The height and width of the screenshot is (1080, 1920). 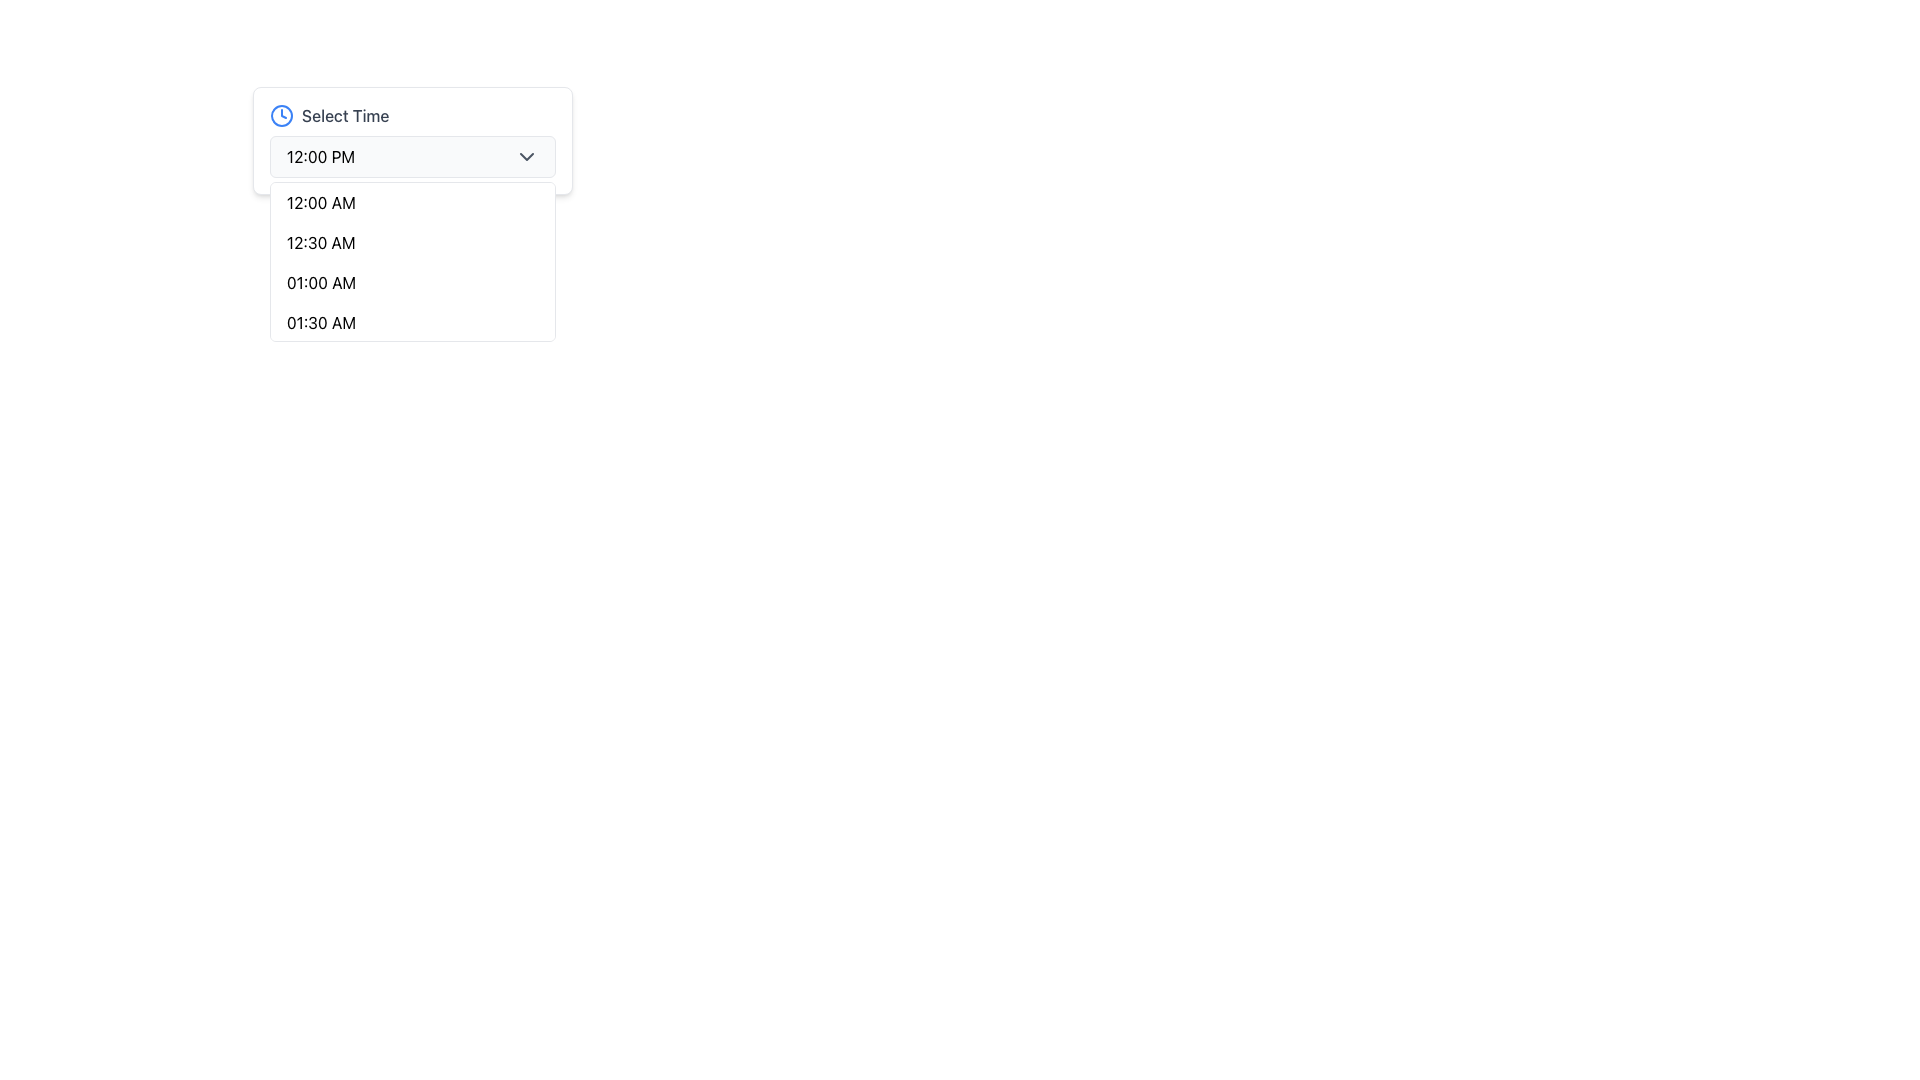 I want to click on the currently displayed time '12:00 PM' within the 'Select Time' dropdown field, so click(x=321, y=156).